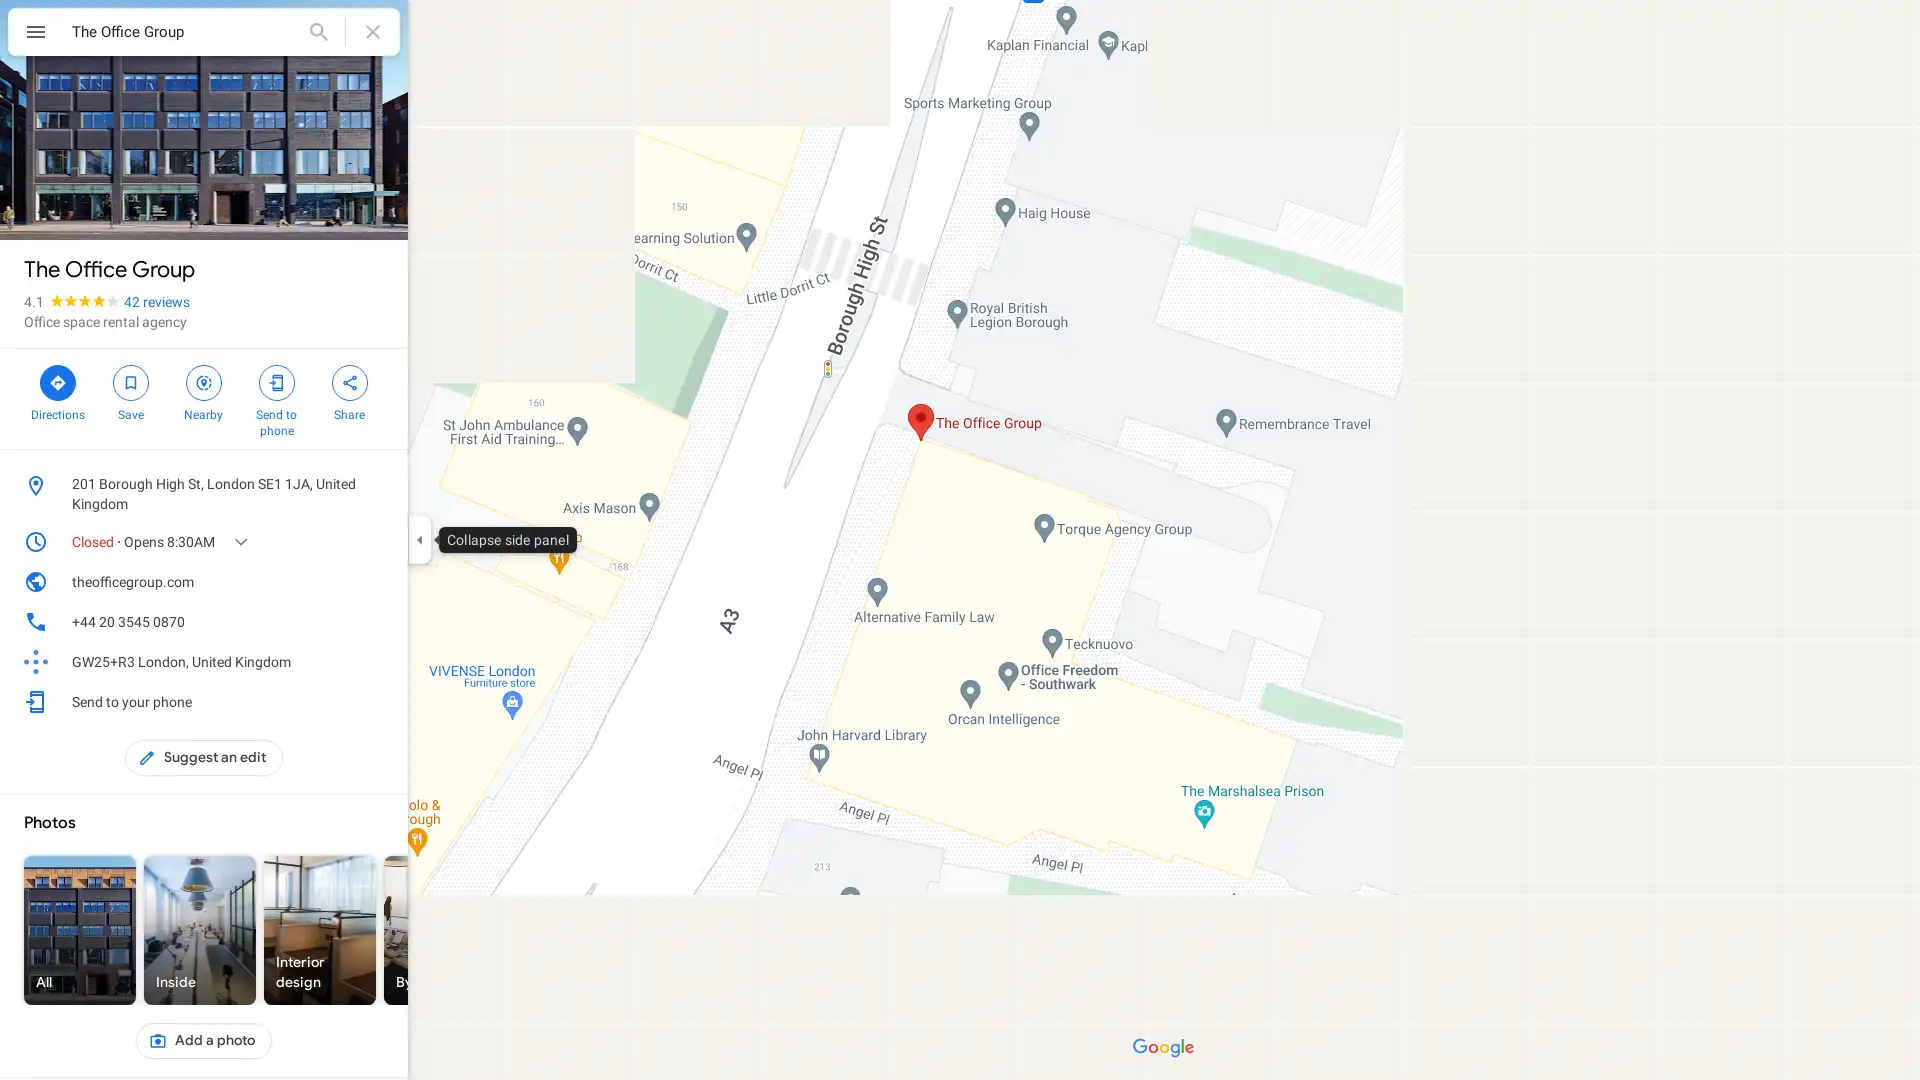 The image size is (1920, 1080). Describe the element at coordinates (439, 930) in the screenshot. I see `By owner` at that location.